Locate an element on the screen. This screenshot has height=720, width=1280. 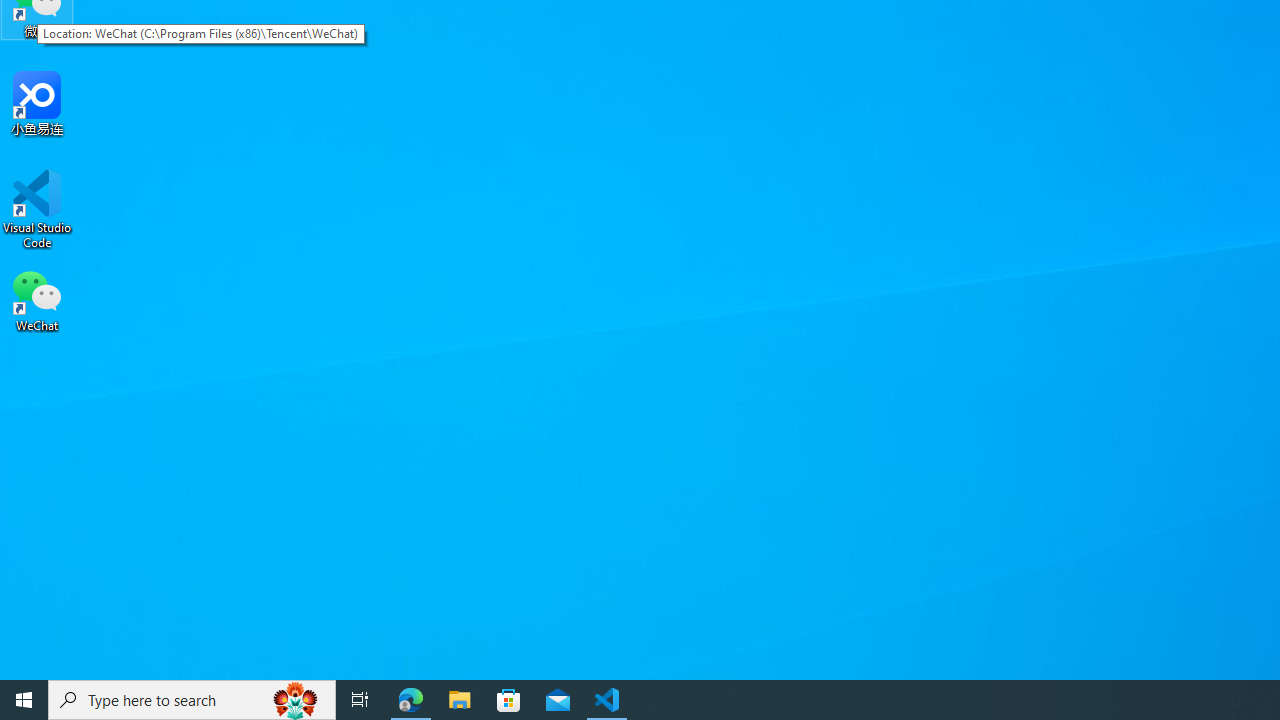
'File Explorer' is located at coordinates (459, 698).